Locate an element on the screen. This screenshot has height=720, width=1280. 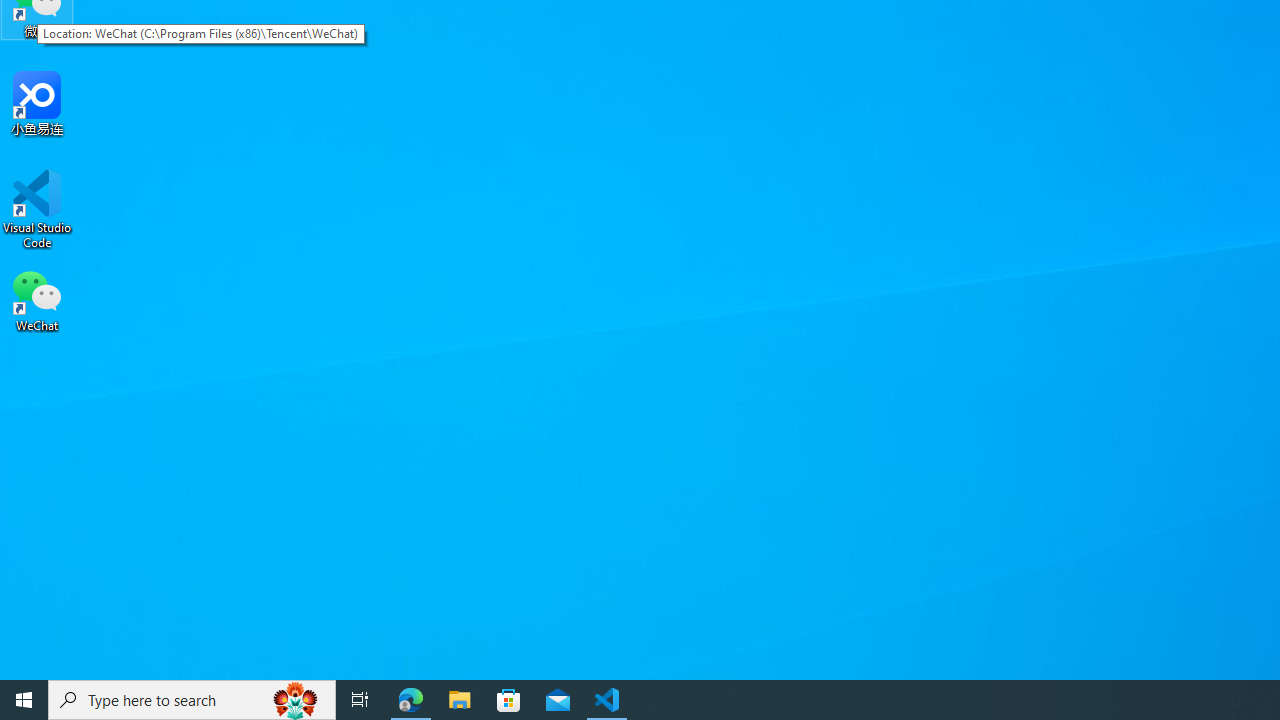
'File Explorer' is located at coordinates (459, 698).